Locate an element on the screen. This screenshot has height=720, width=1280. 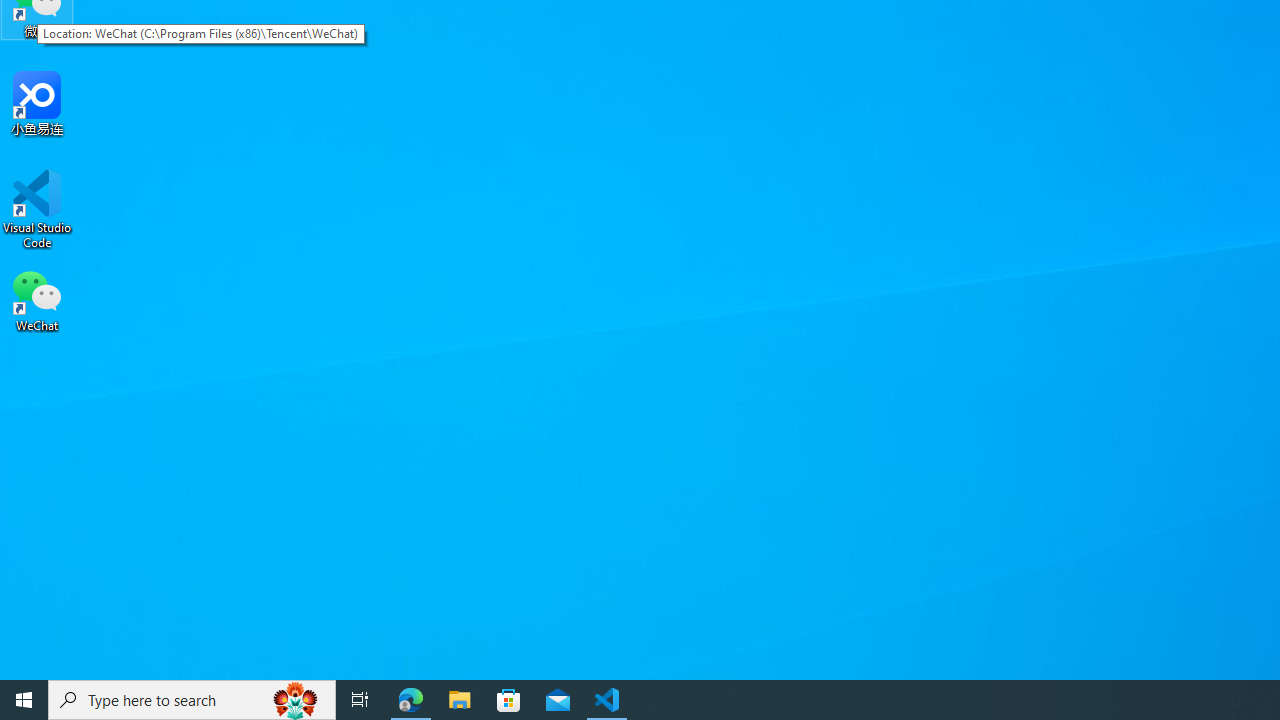
'File Explorer' is located at coordinates (459, 698).